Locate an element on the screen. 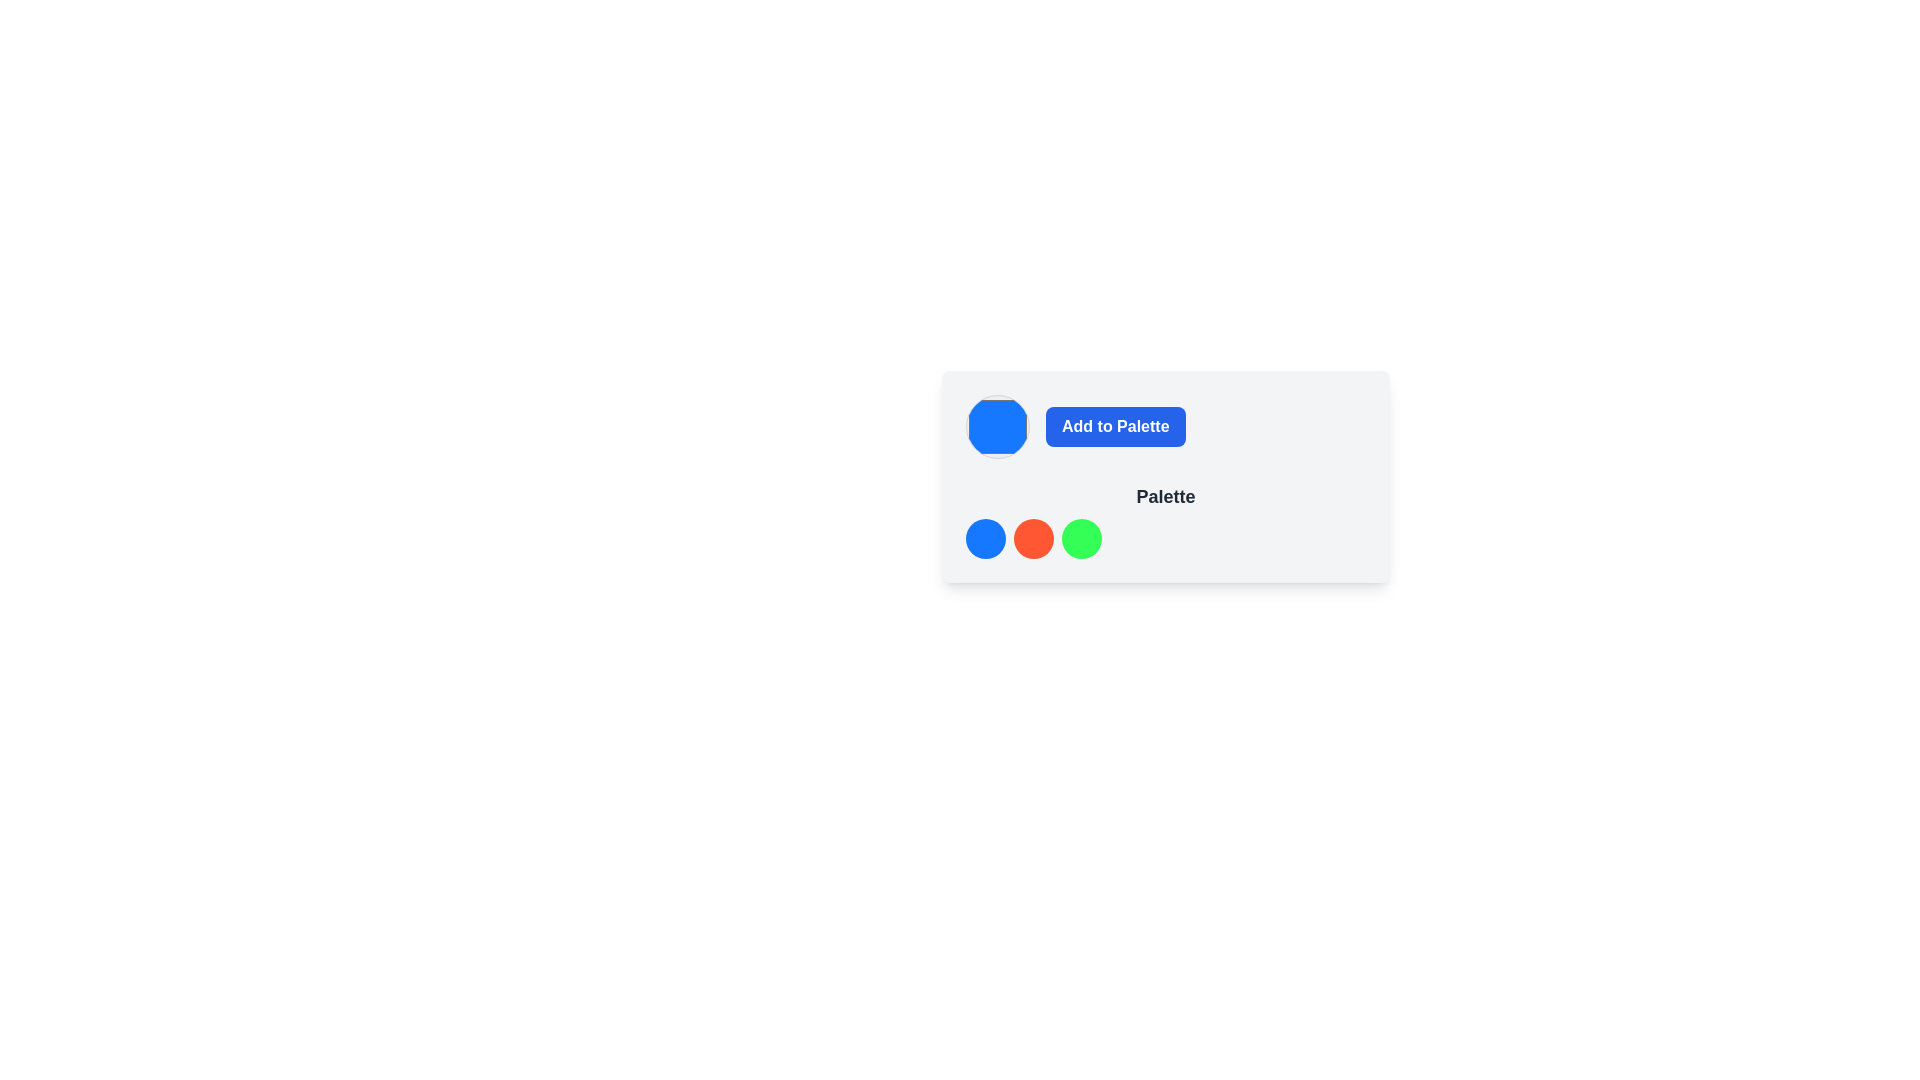 The image size is (1920, 1080). the 'Add to Palette' button, which is a blue button with white text on a gray background is located at coordinates (1166, 426).